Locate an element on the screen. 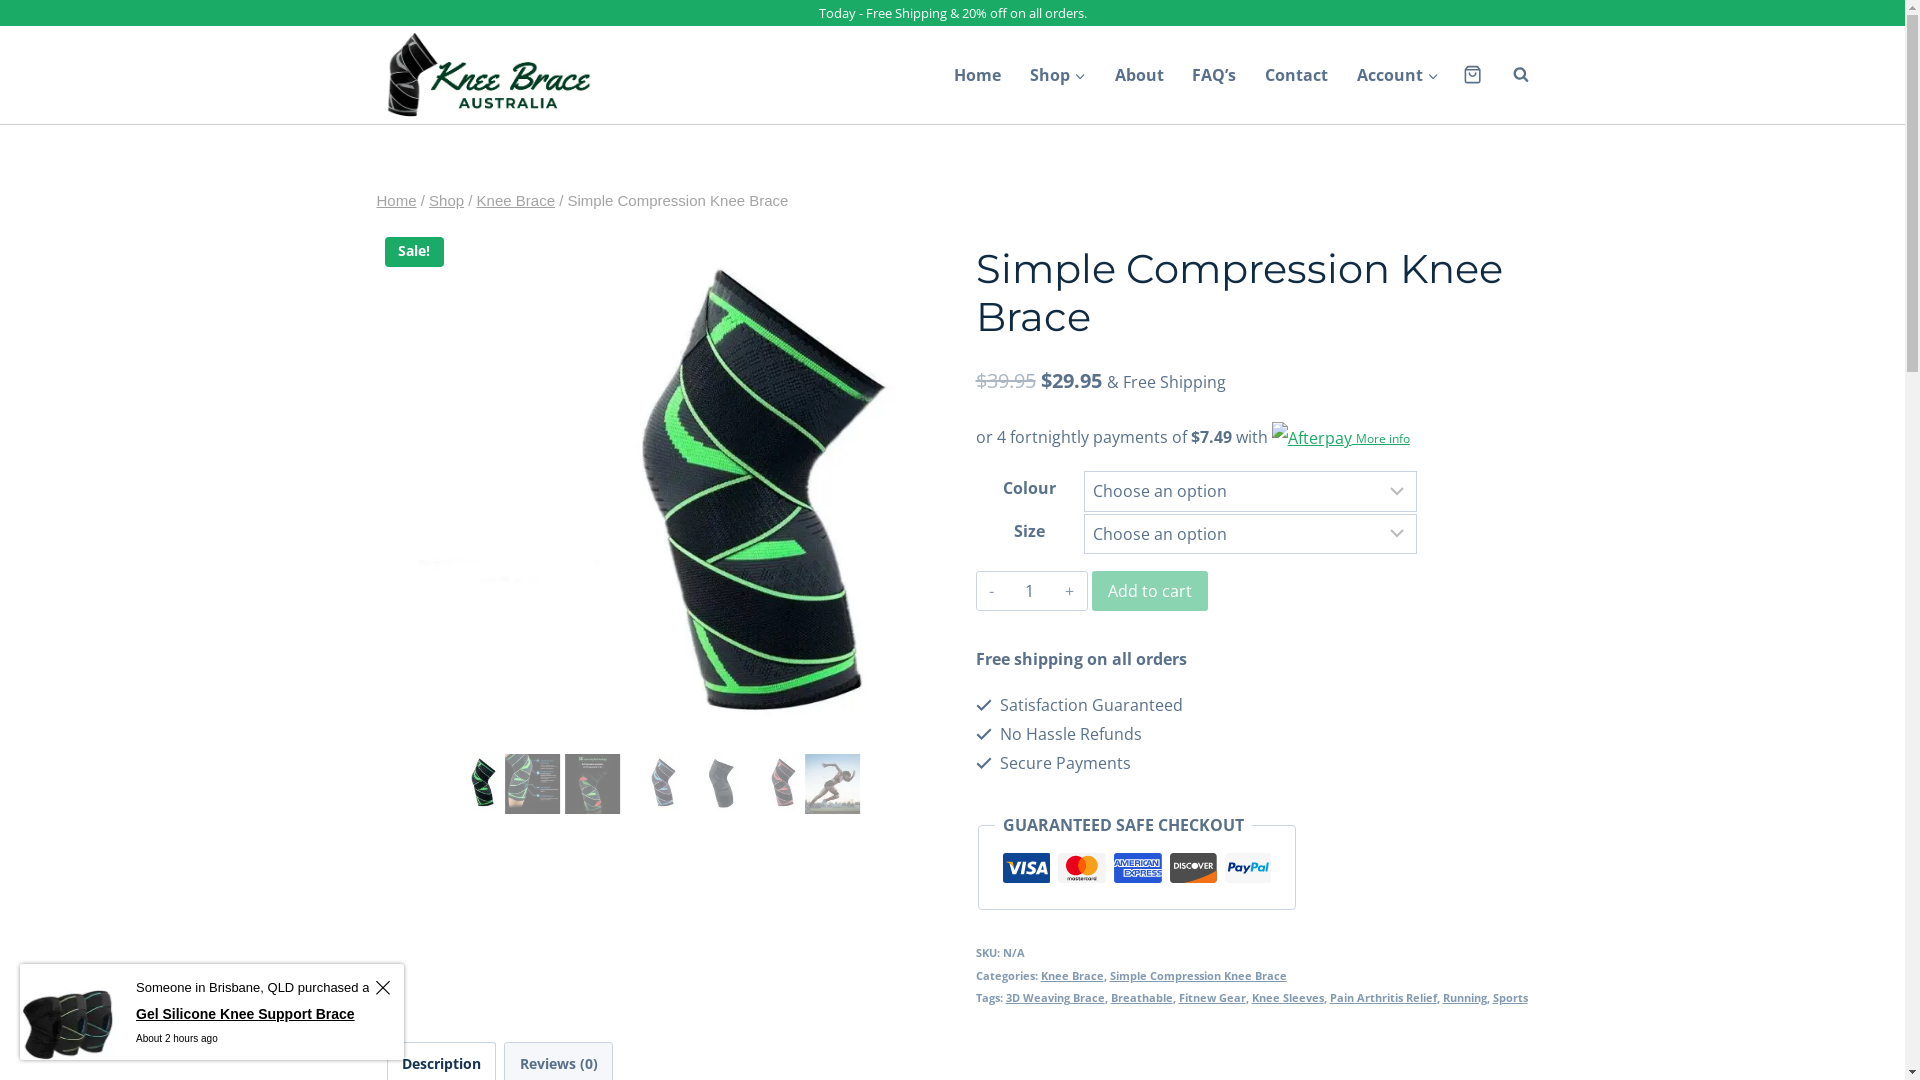 This screenshot has width=1920, height=1080. 'Simple Compression Knee Brace' is located at coordinates (1108, 974).